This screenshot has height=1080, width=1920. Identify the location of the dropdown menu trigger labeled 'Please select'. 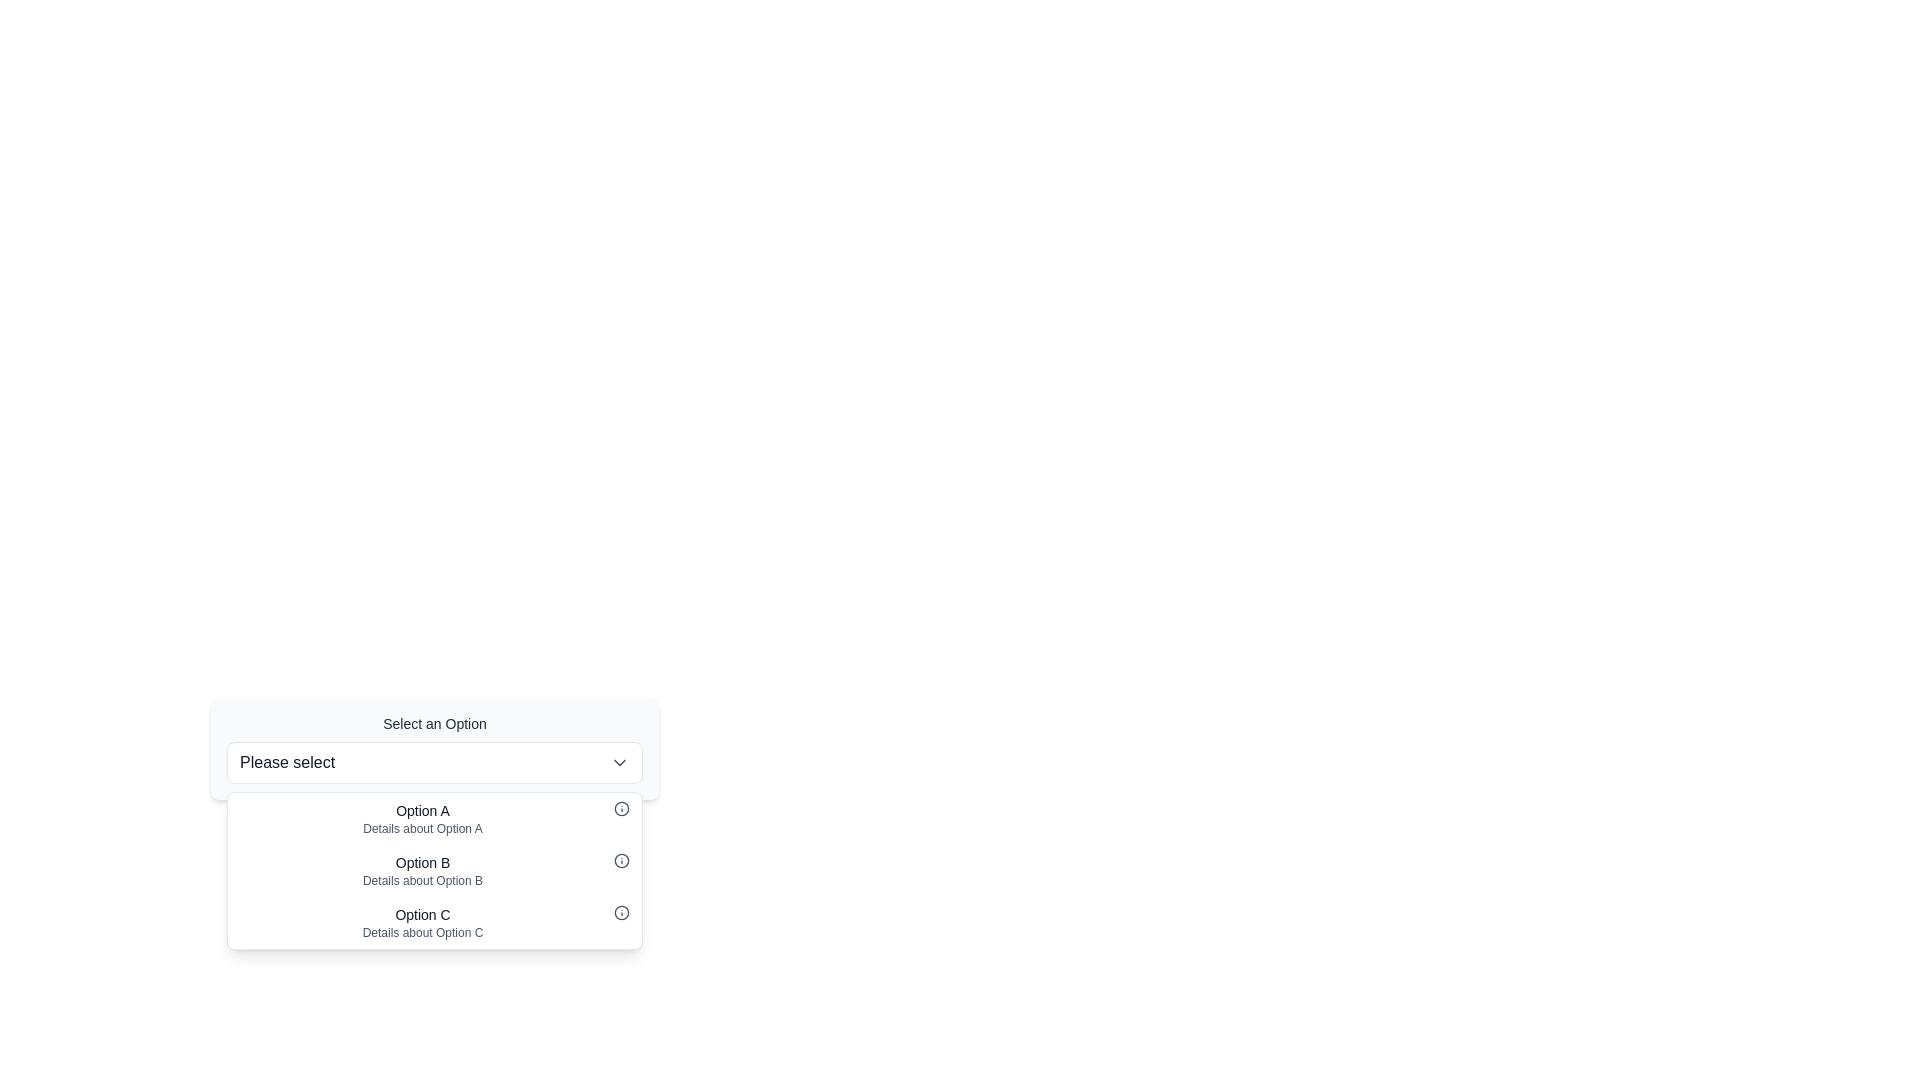
(434, 763).